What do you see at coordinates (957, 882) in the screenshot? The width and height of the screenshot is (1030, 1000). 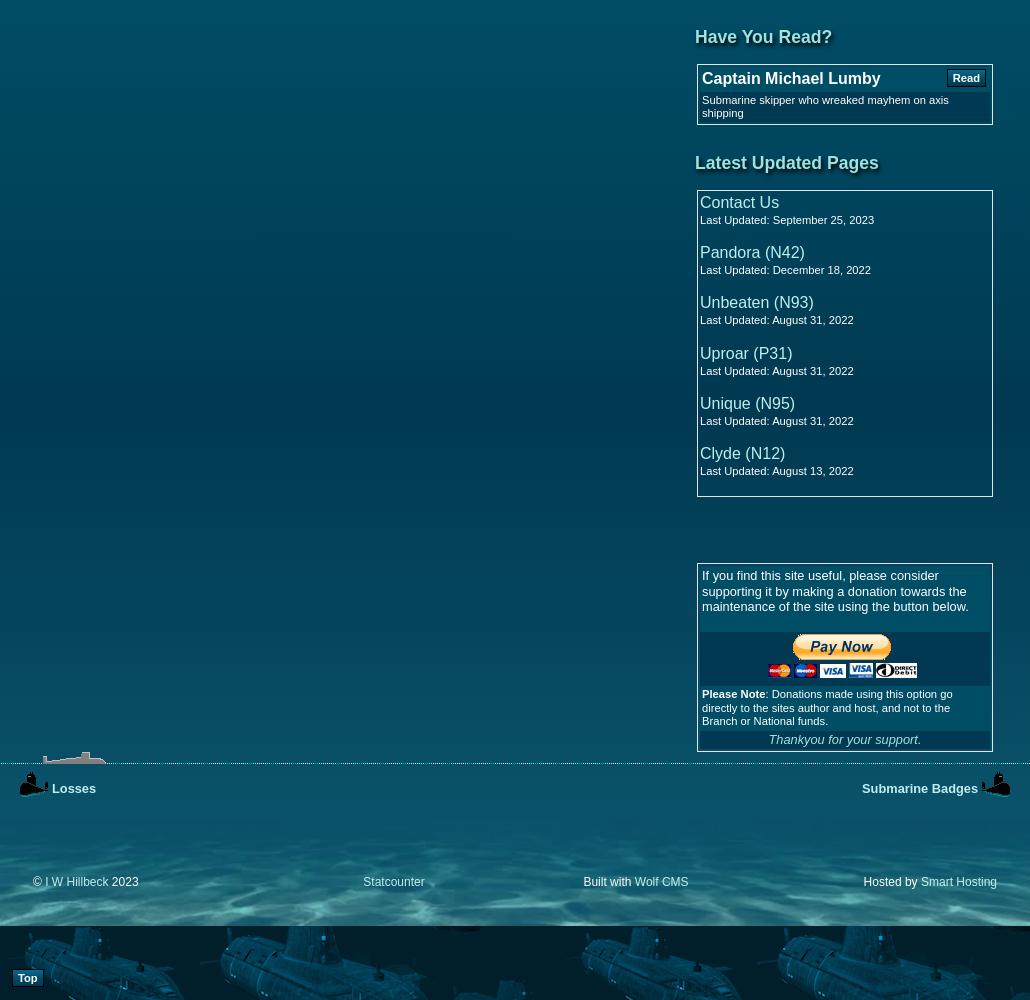 I see `'Smart Hosting'` at bounding box center [957, 882].